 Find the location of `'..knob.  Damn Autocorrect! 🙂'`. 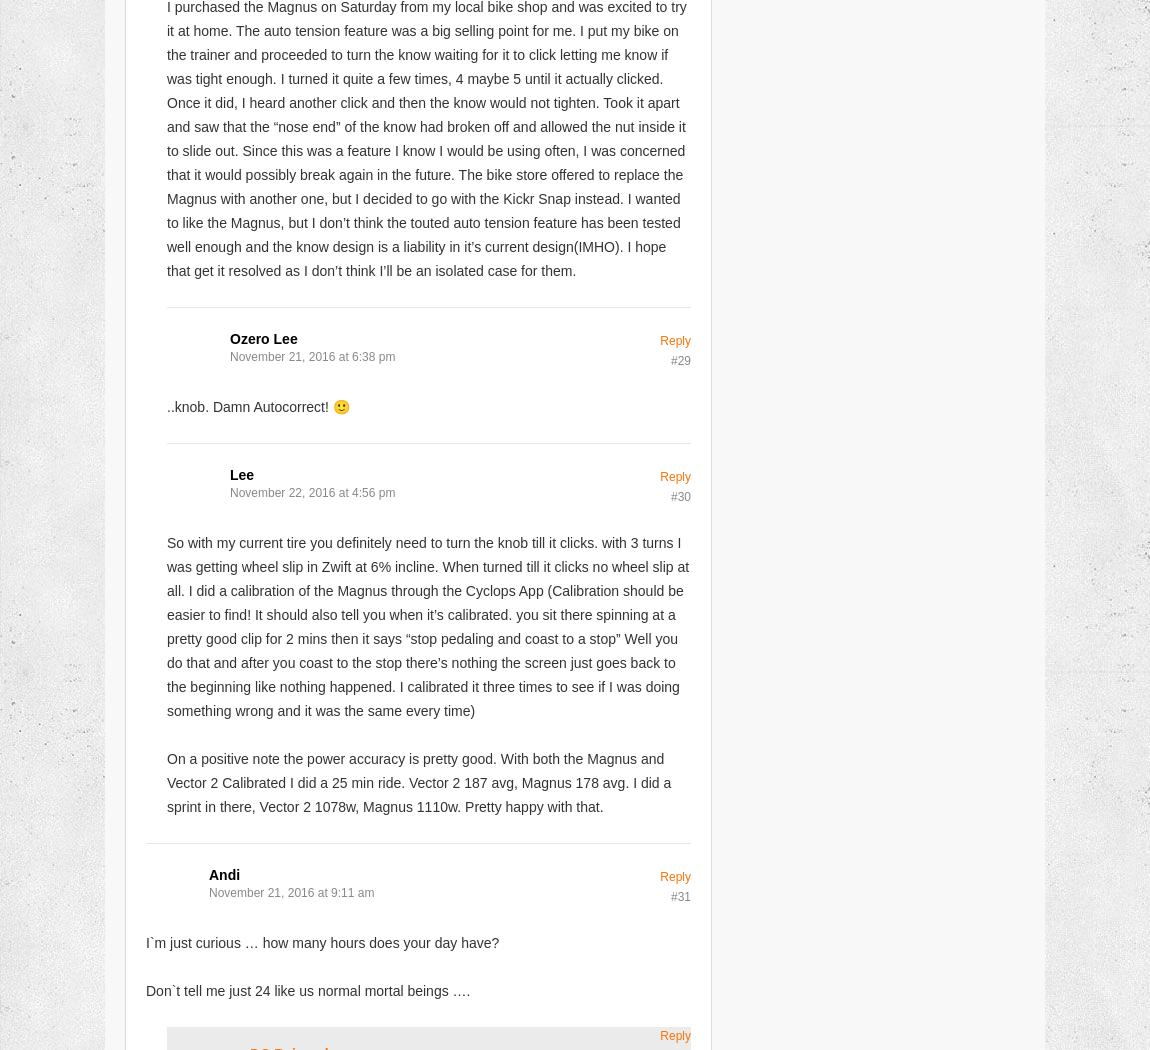

'..knob.  Damn Autocorrect! 🙂' is located at coordinates (256, 406).